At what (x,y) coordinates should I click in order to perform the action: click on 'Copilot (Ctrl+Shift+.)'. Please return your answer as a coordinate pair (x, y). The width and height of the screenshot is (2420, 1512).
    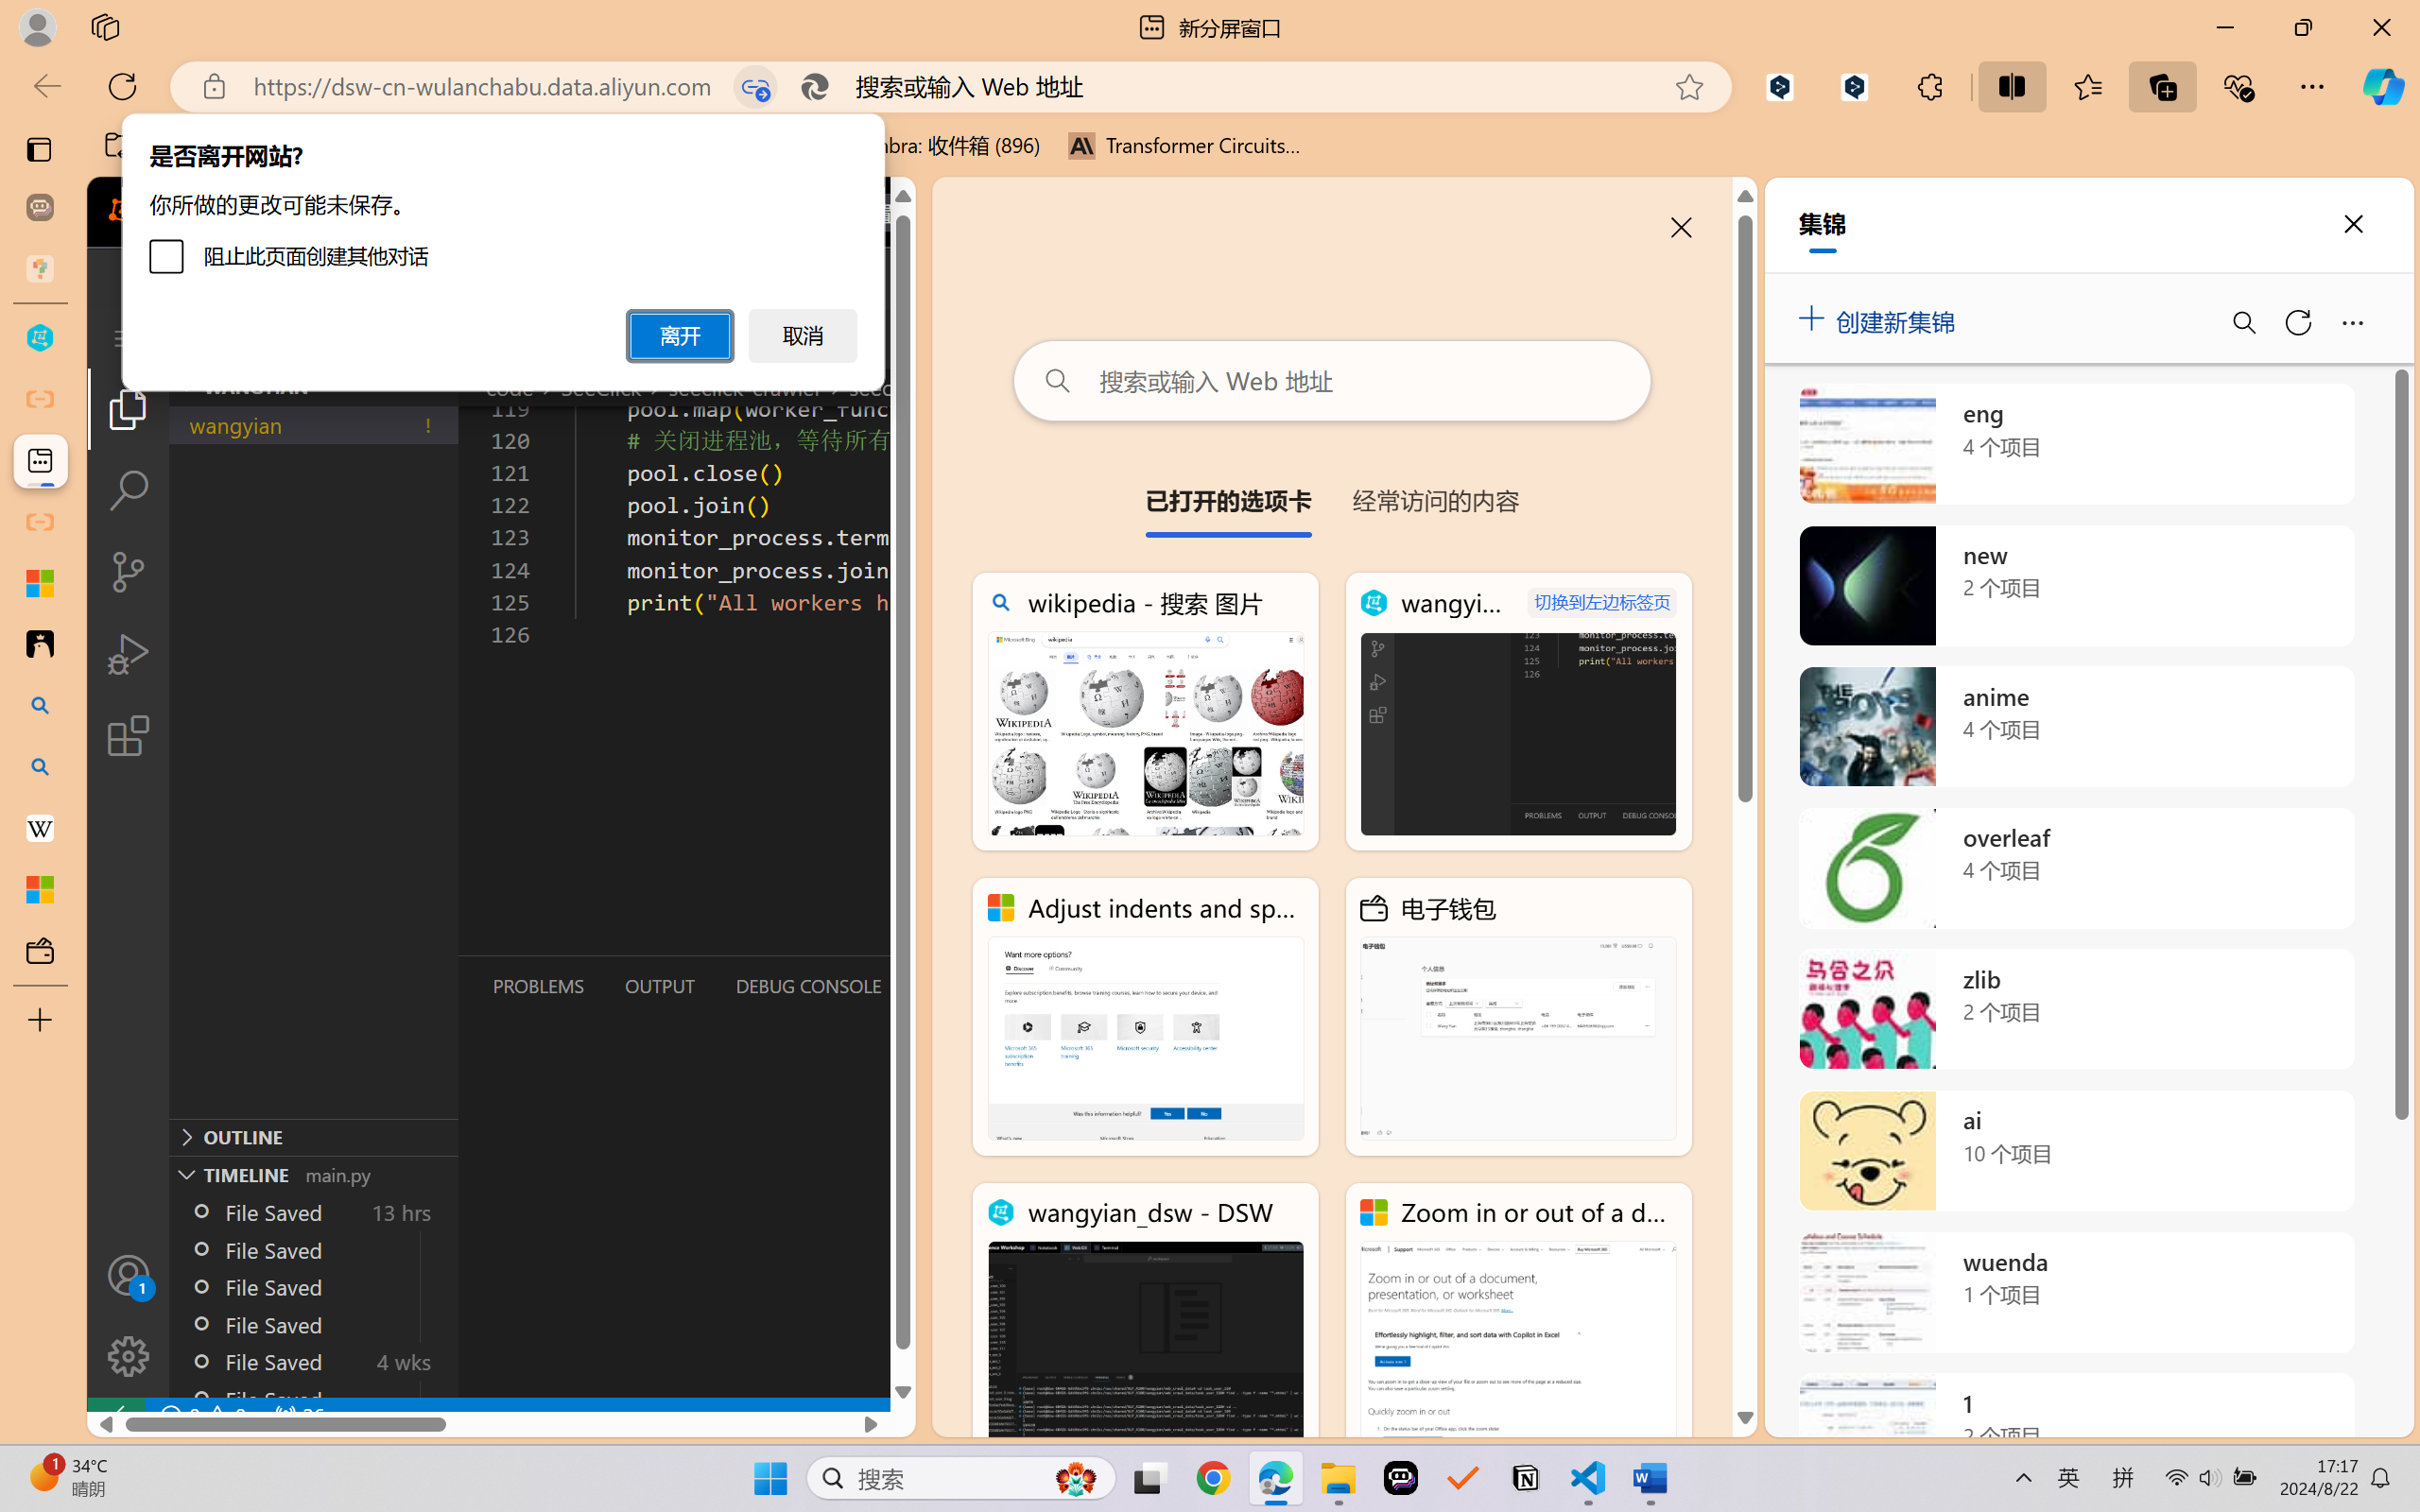
    Looking at the image, I should click on (2383, 86).